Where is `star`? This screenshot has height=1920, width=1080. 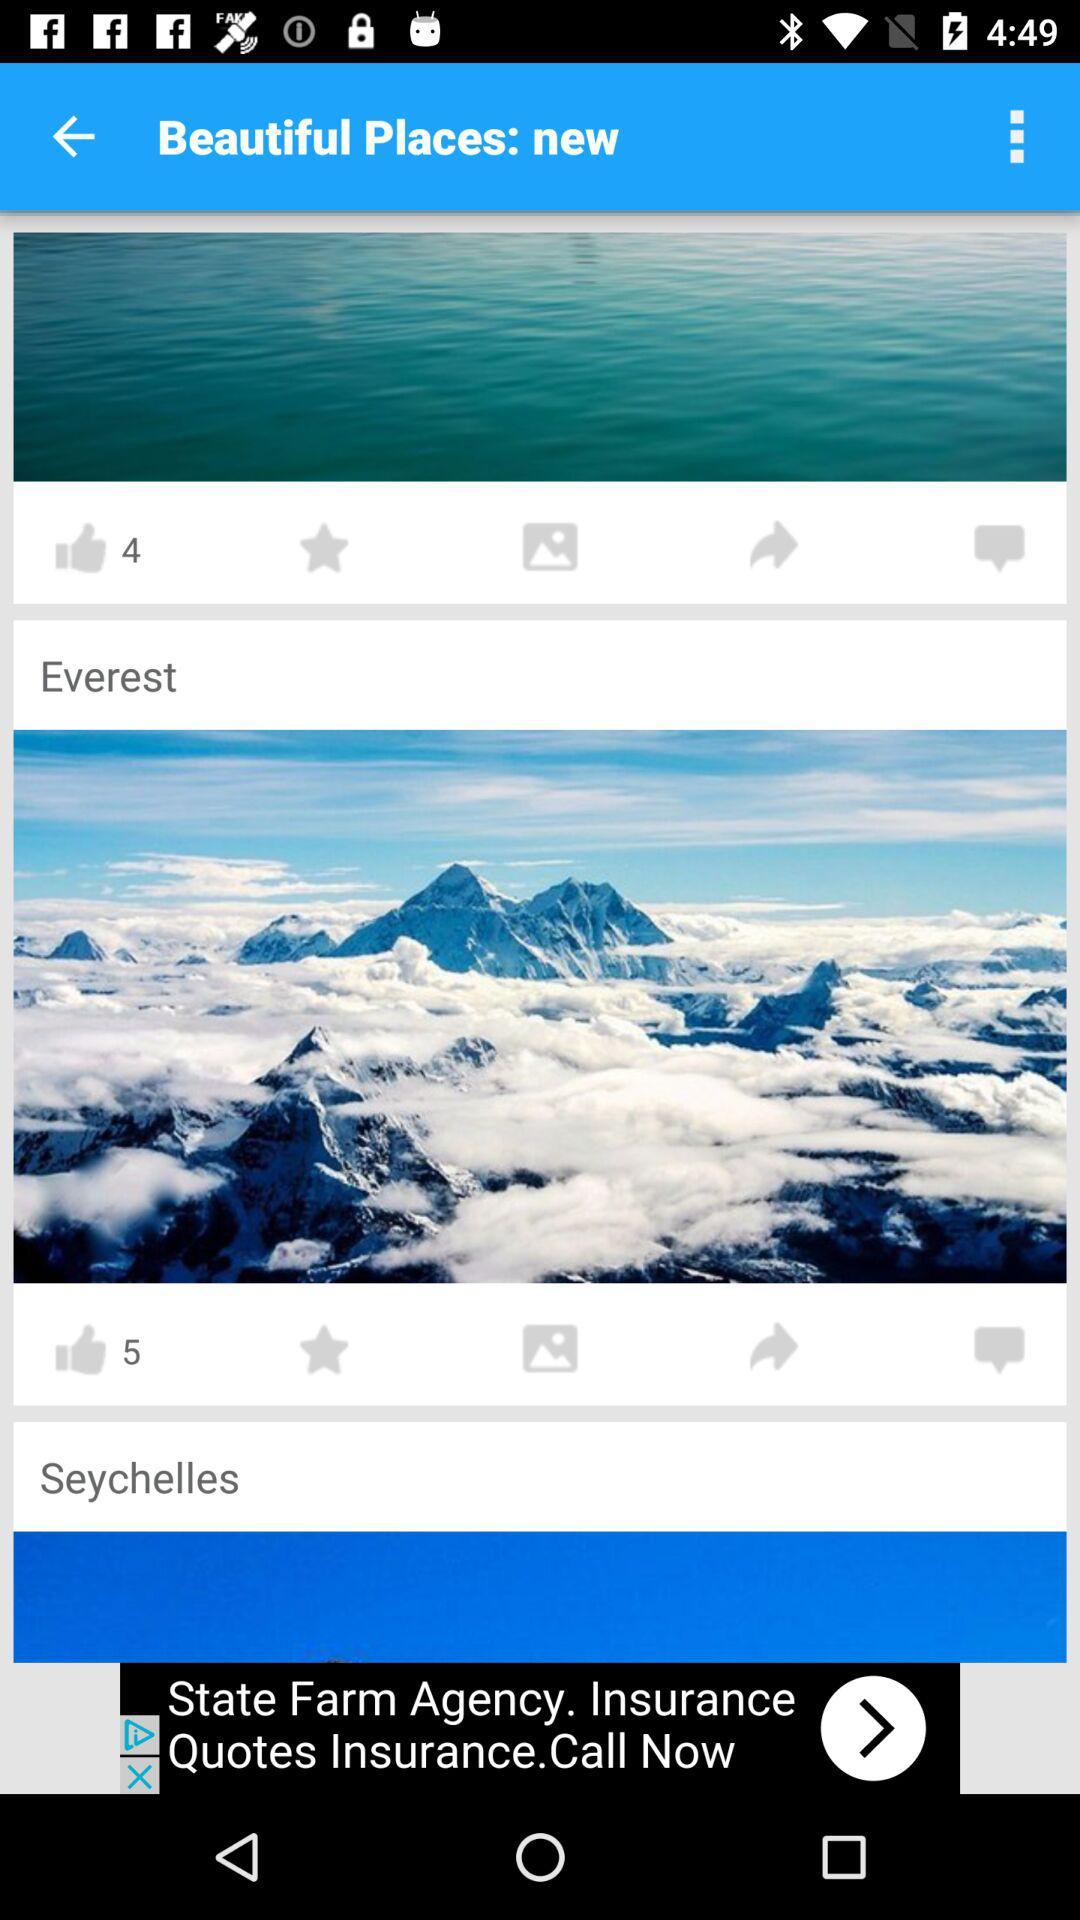 star is located at coordinates (324, 548).